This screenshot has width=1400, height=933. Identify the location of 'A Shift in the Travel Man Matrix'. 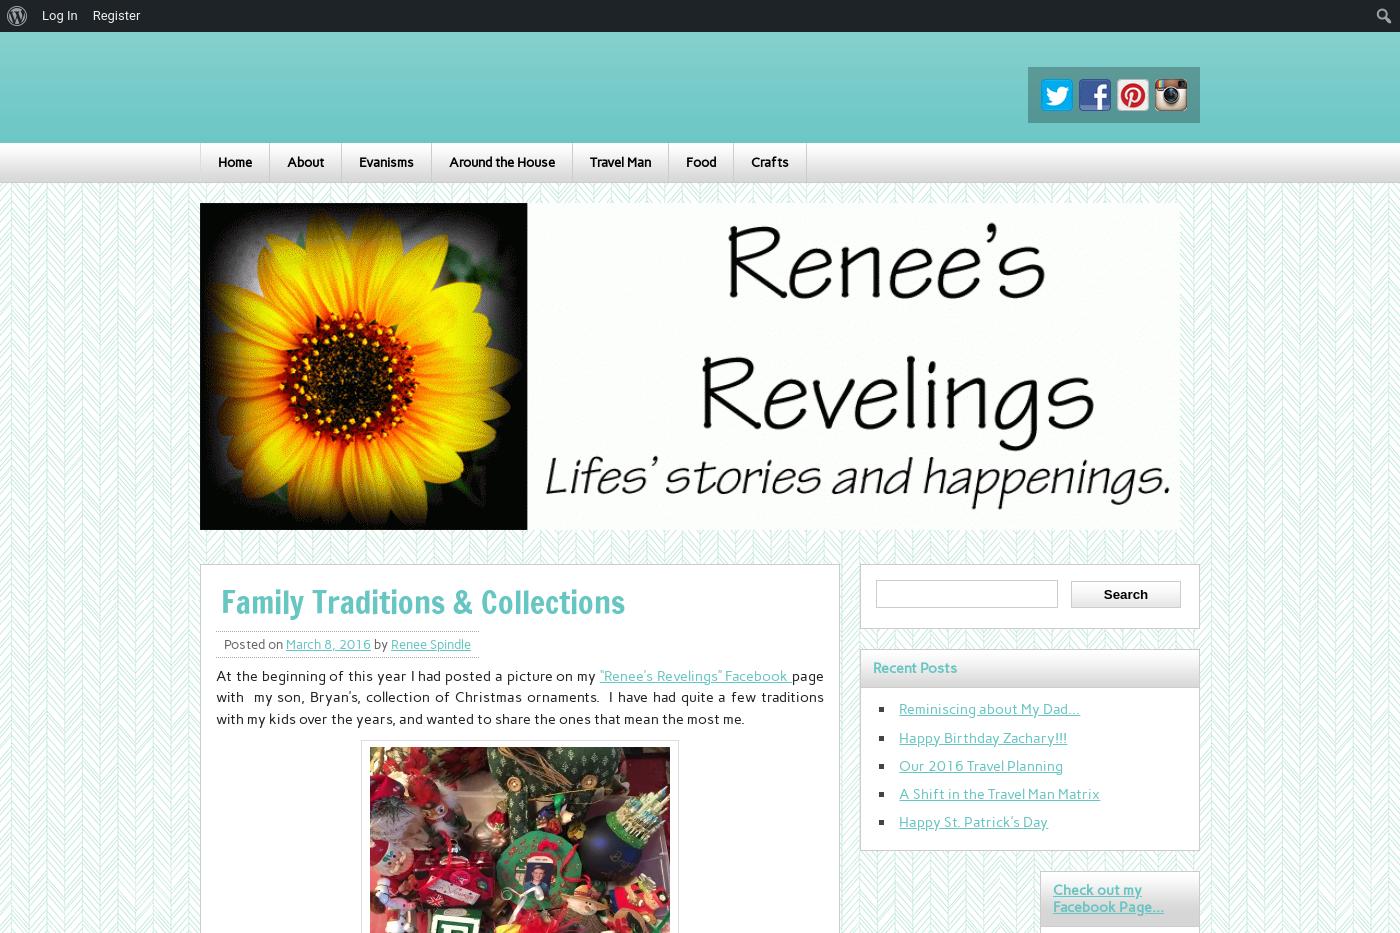
(898, 793).